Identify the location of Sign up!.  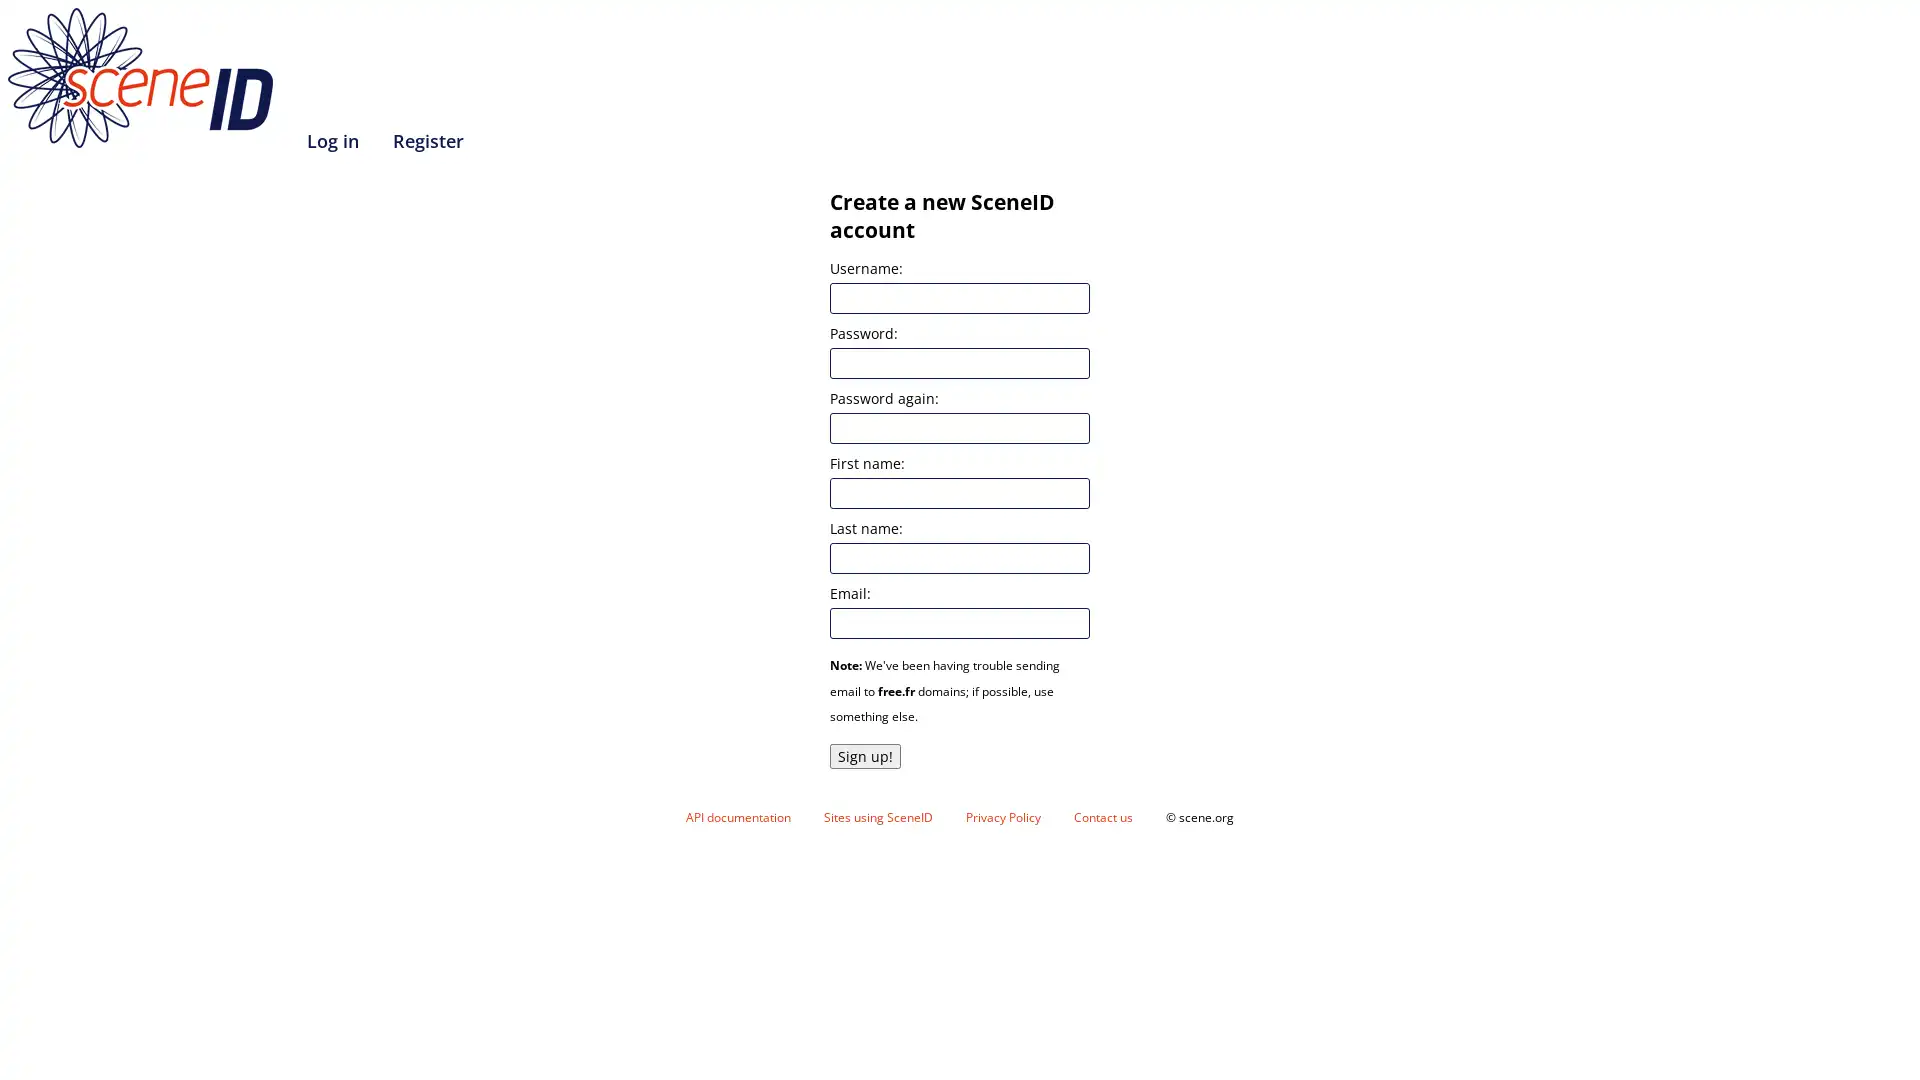
(865, 755).